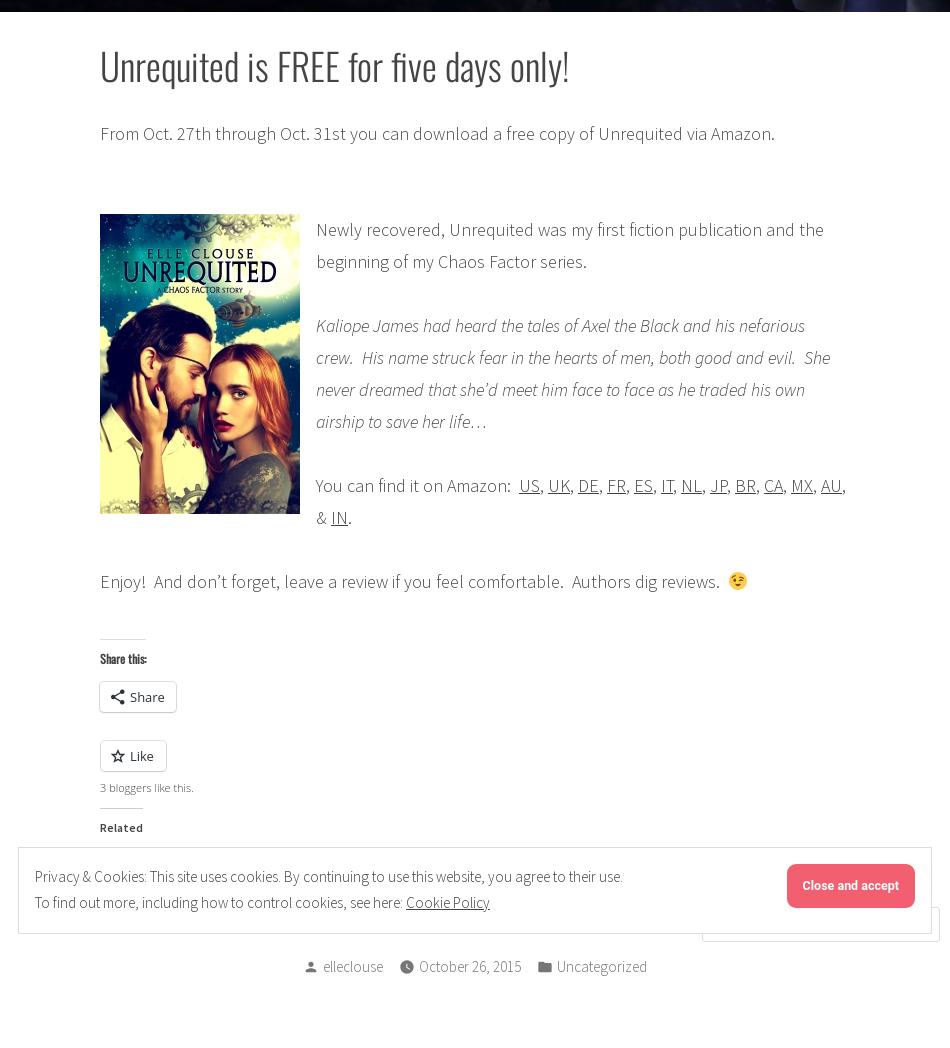 The width and height of the screenshot is (950, 1048). What do you see at coordinates (220, 901) in the screenshot?
I see `'To find out more, including how to control cookies, see here:'` at bounding box center [220, 901].